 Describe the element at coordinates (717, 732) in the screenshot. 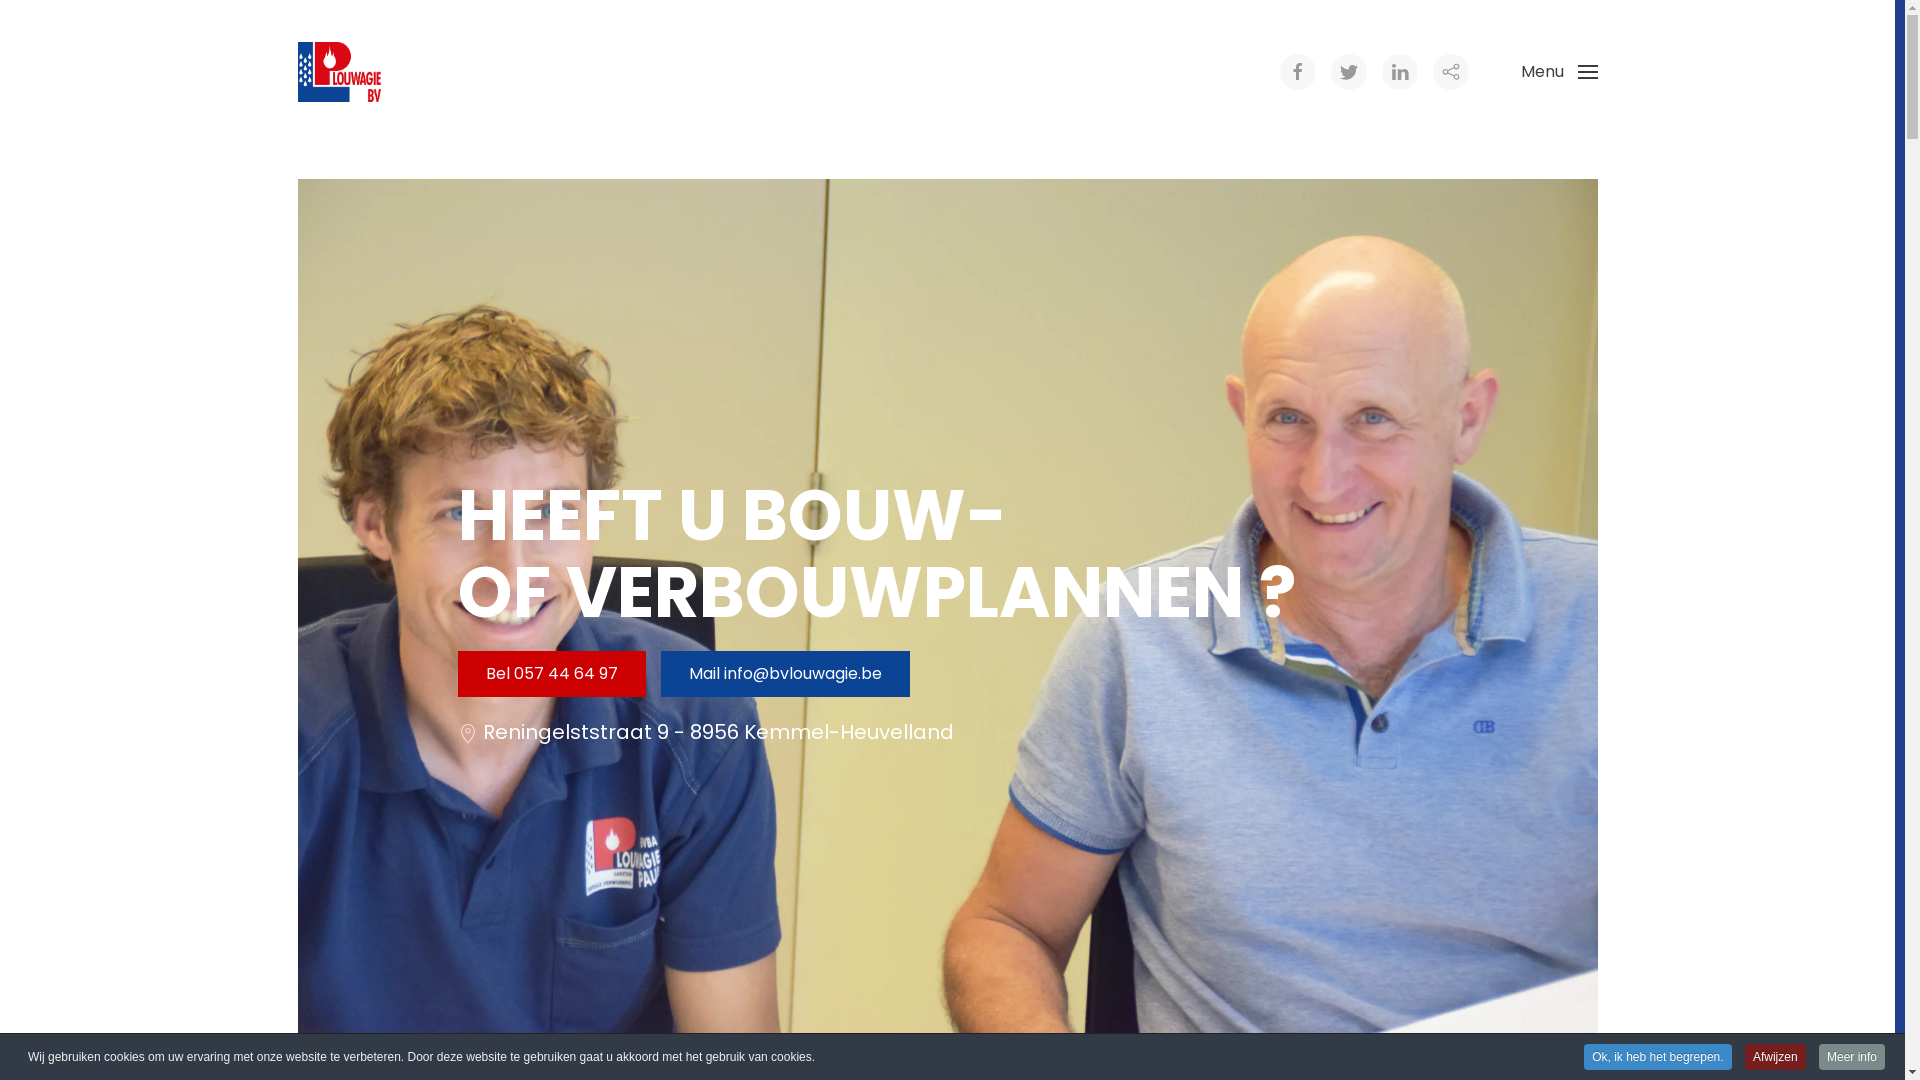

I see `'Reningelststraat 9 - 8956 Kemmel-Heuvelland'` at that location.